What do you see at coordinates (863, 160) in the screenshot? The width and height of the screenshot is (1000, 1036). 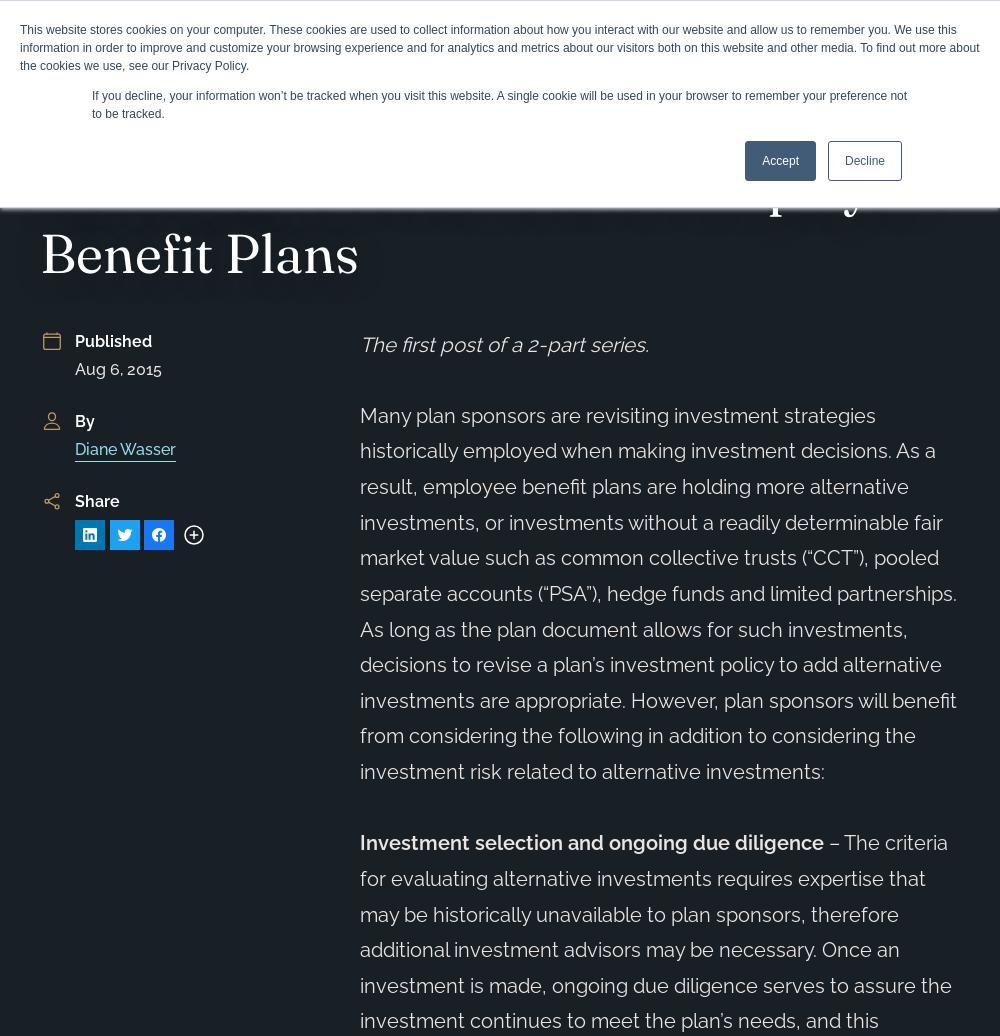 I see `'Decline'` at bounding box center [863, 160].